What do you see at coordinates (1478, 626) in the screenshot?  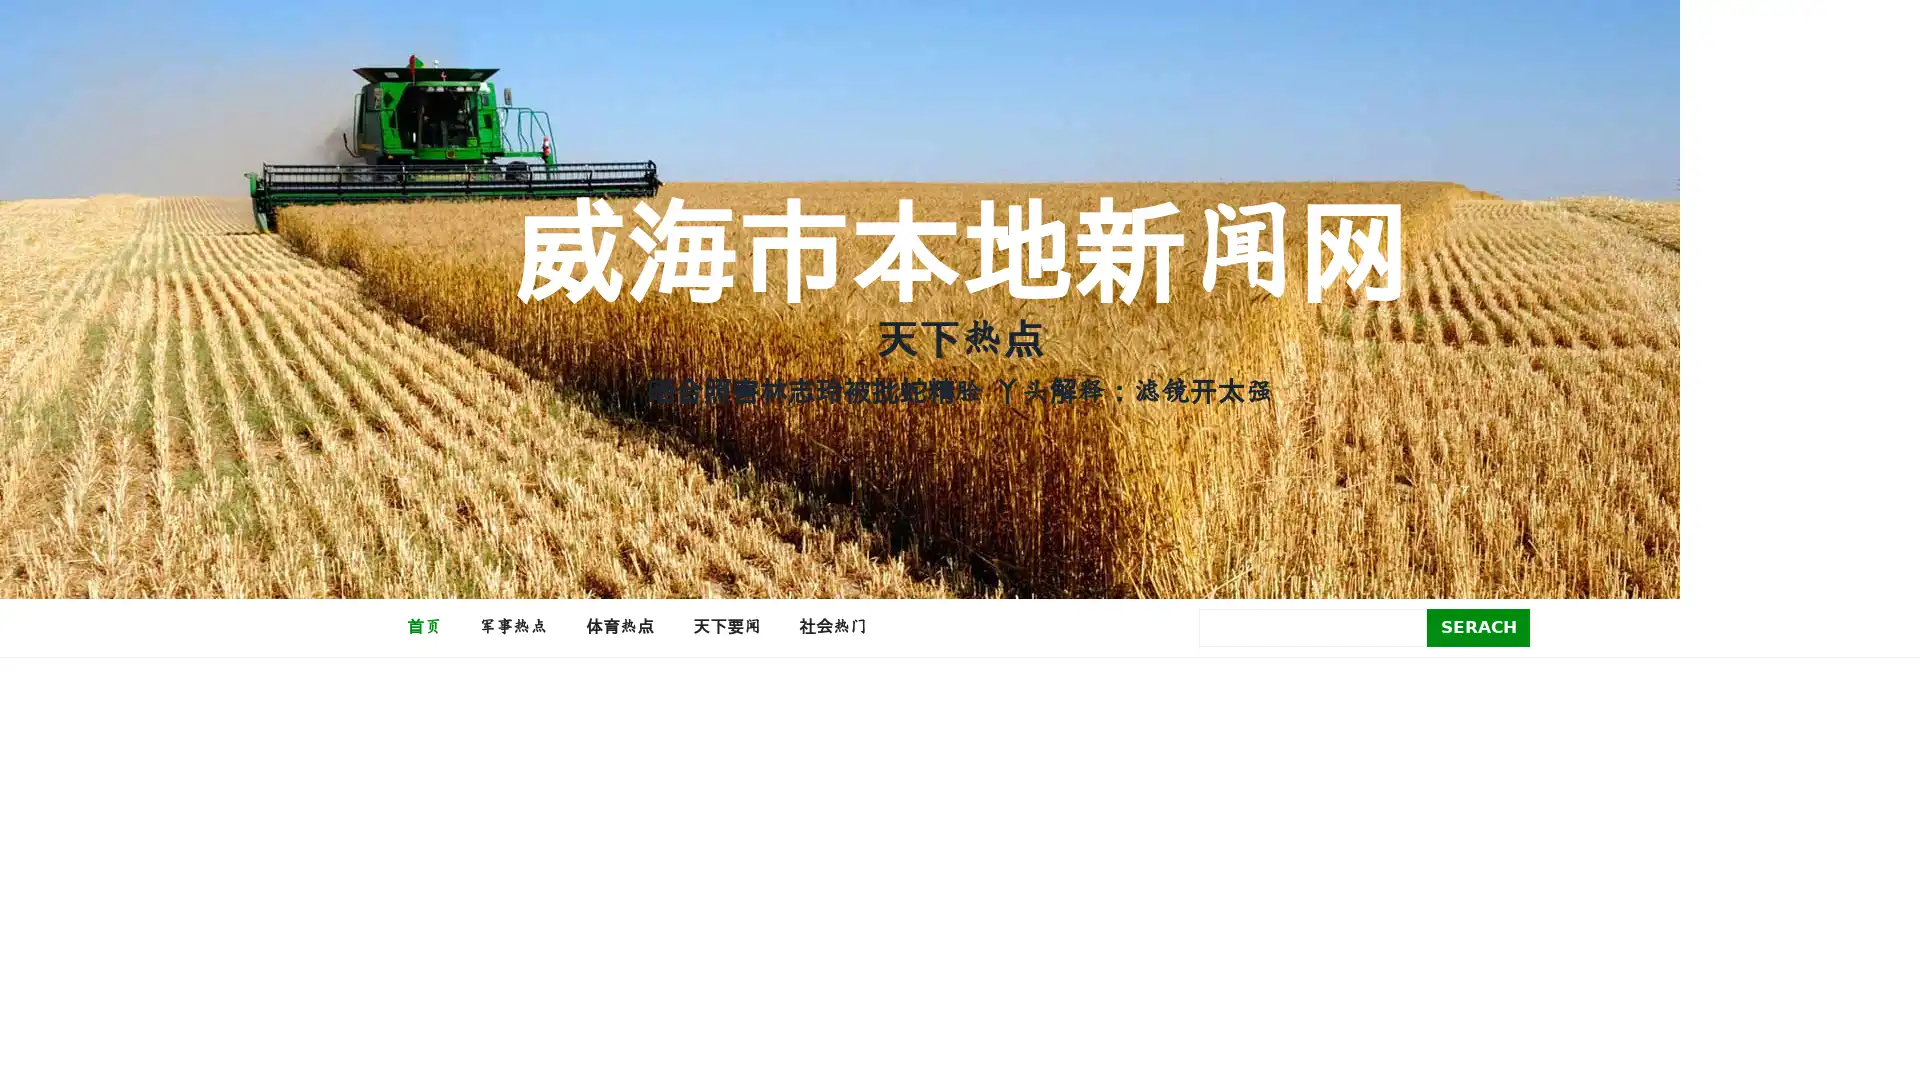 I see `serach` at bounding box center [1478, 626].